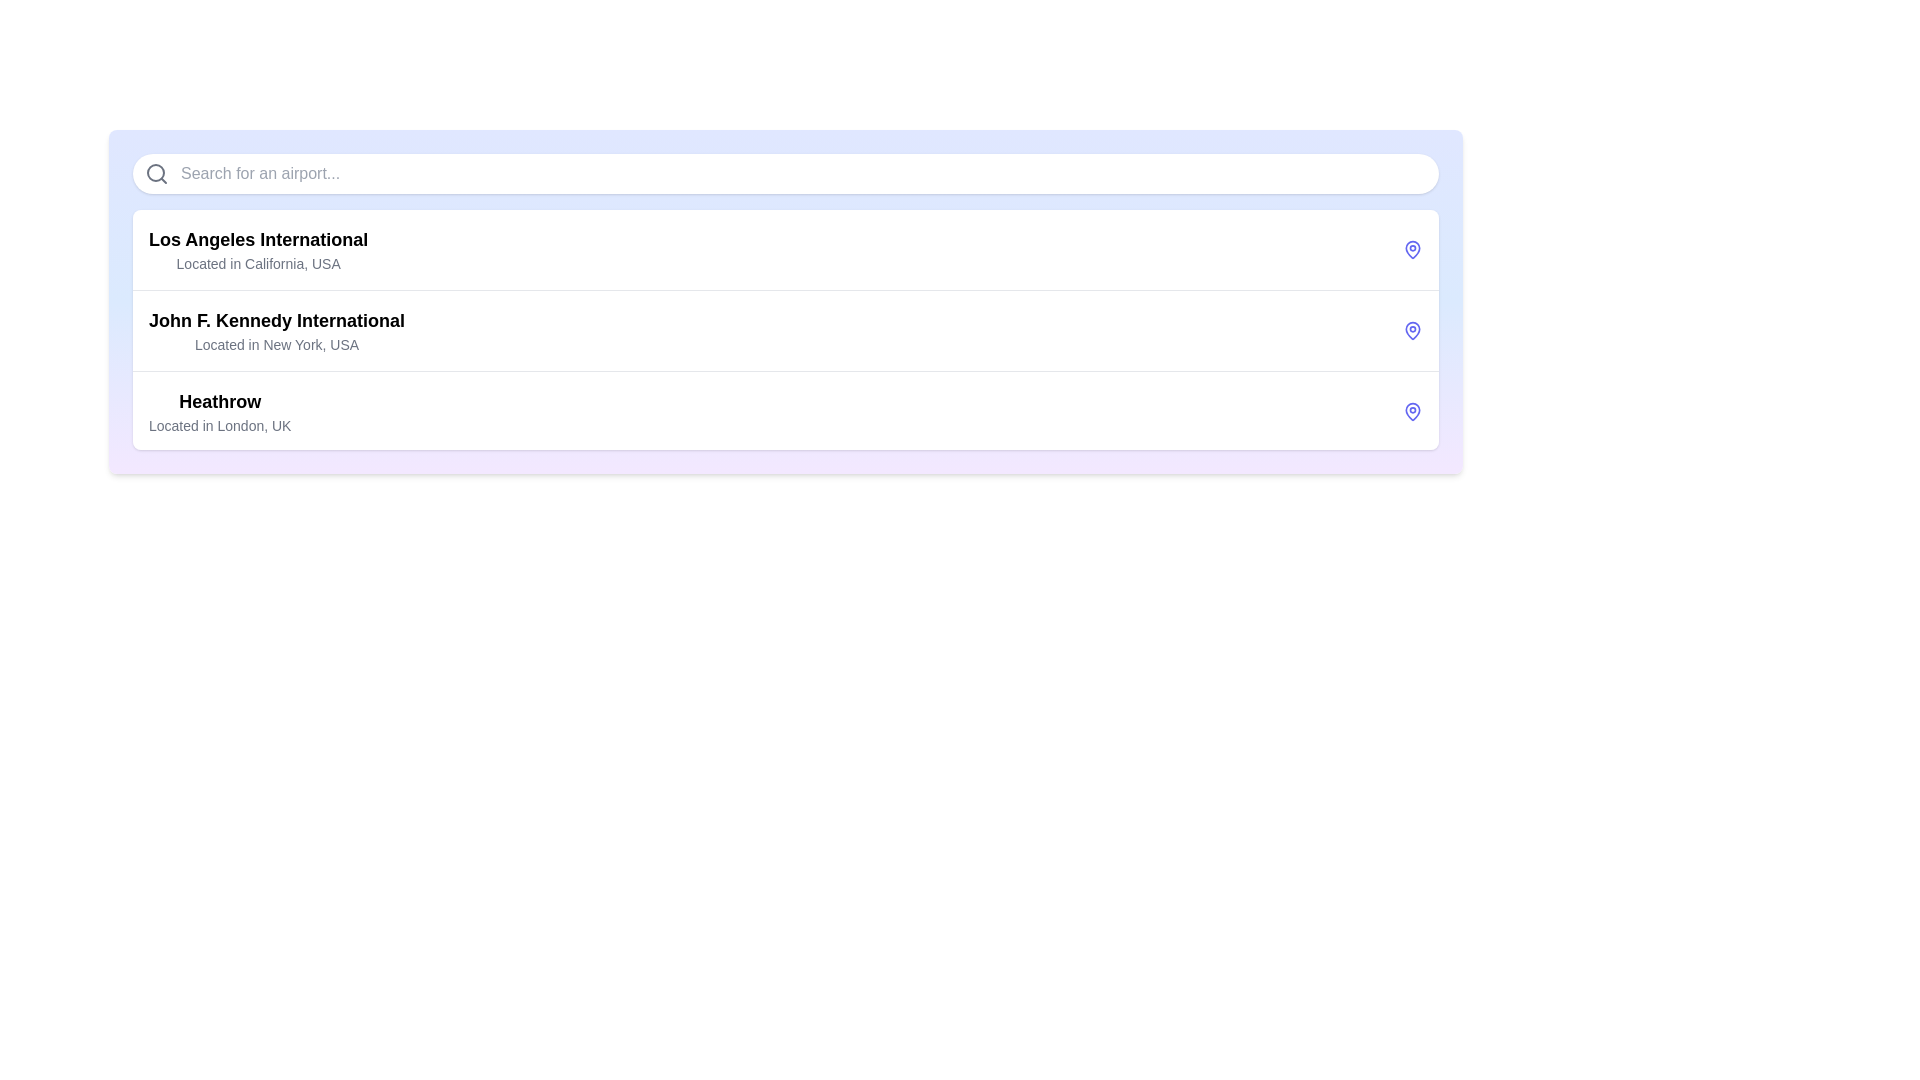 The width and height of the screenshot is (1920, 1080). What do you see at coordinates (785, 249) in the screenshot?
I see `the first list item displaying information about 'Los Angeles International' airport` at bounding box center [785, 249].